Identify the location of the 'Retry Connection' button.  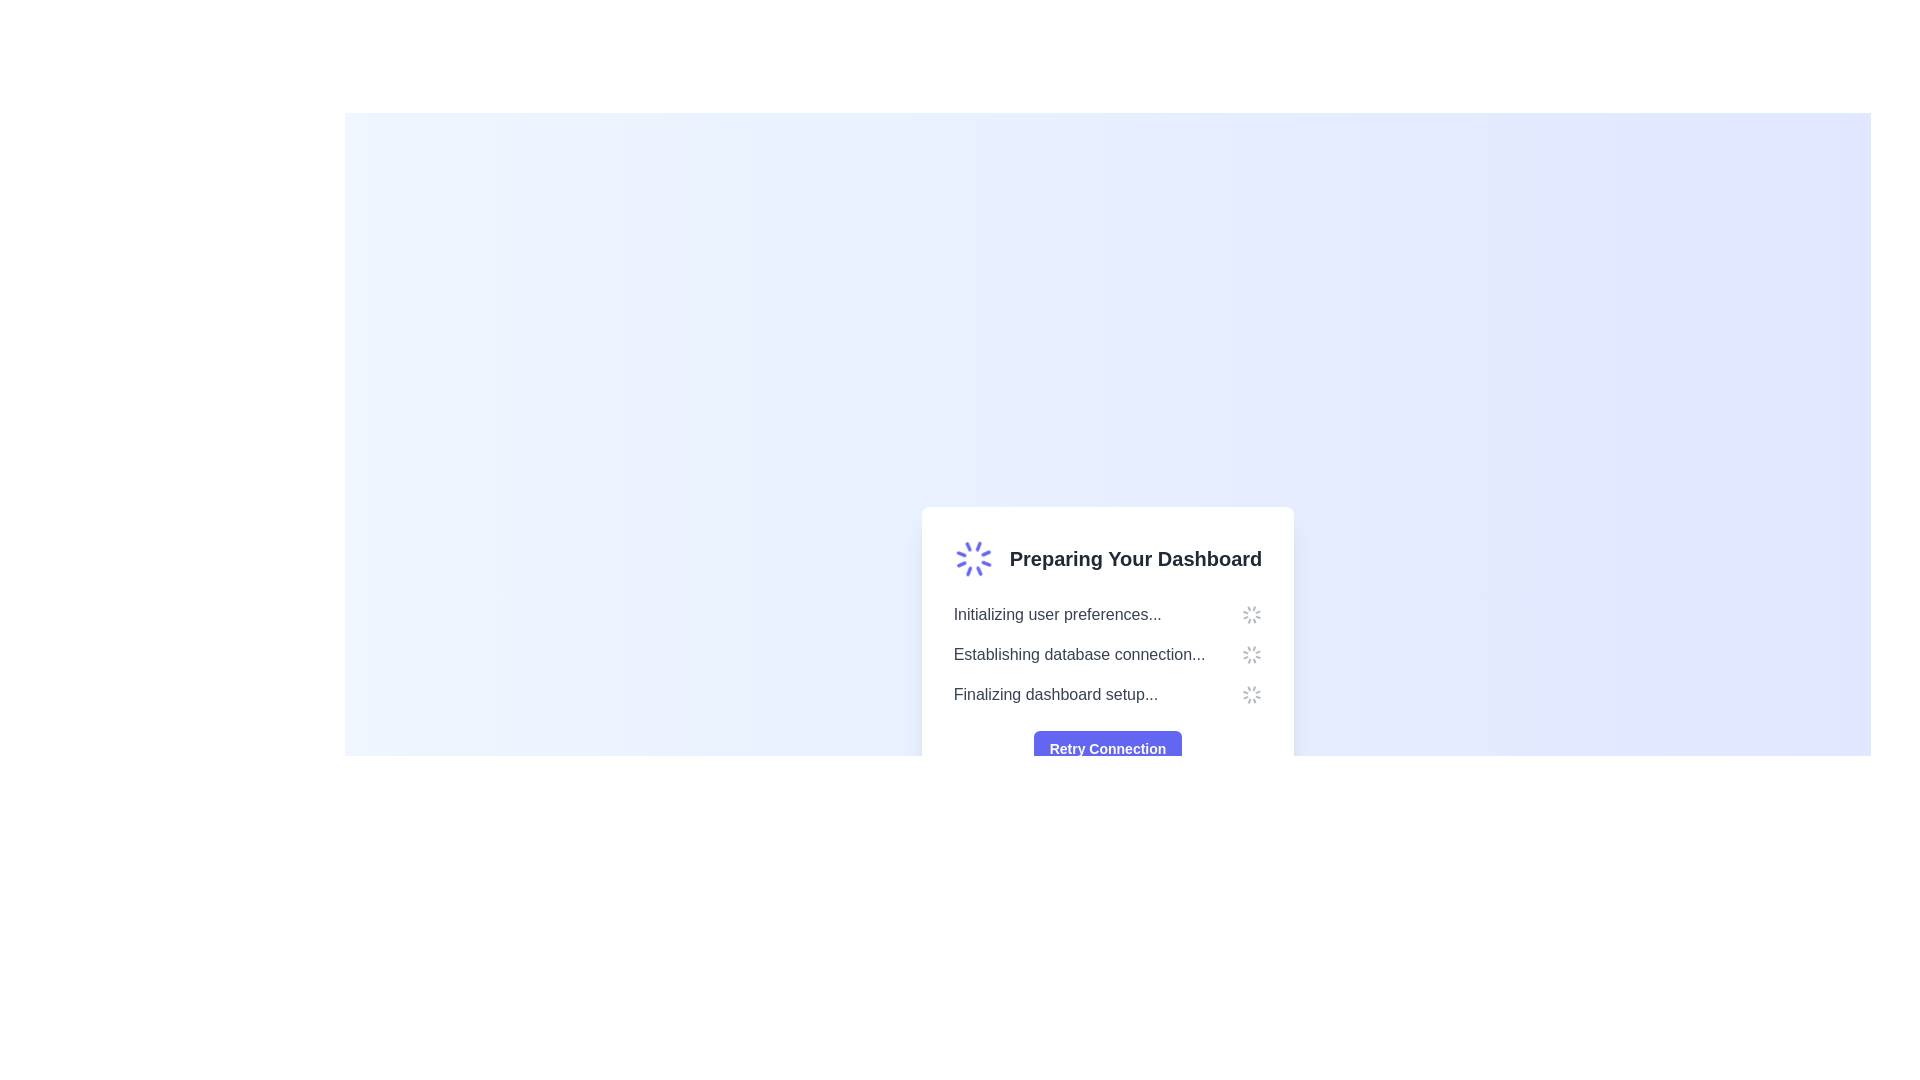
(1107, 748).